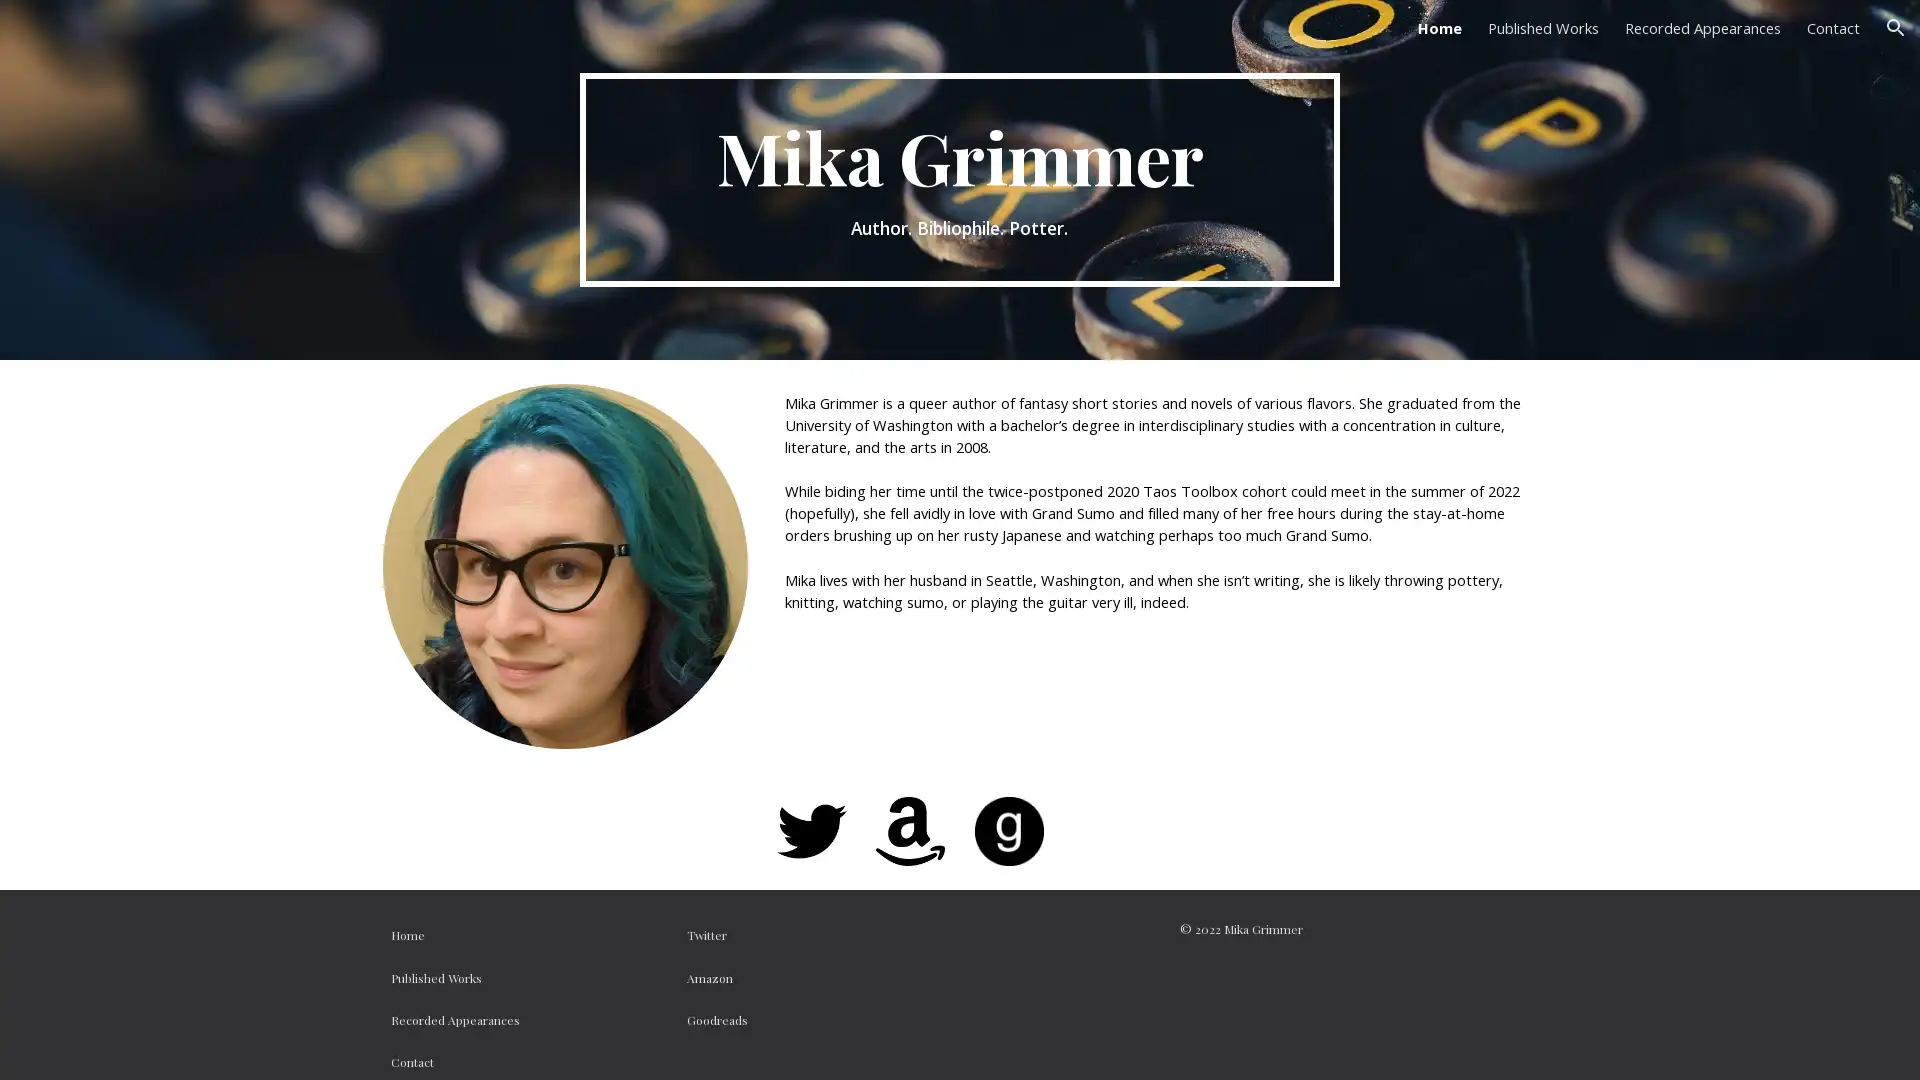 The width and height of the screenshot is (1920, 1080). What do you see at coordinates (35, 1044) in the screenshot?
I see `Site actions` at bounding box center [35, 1044].